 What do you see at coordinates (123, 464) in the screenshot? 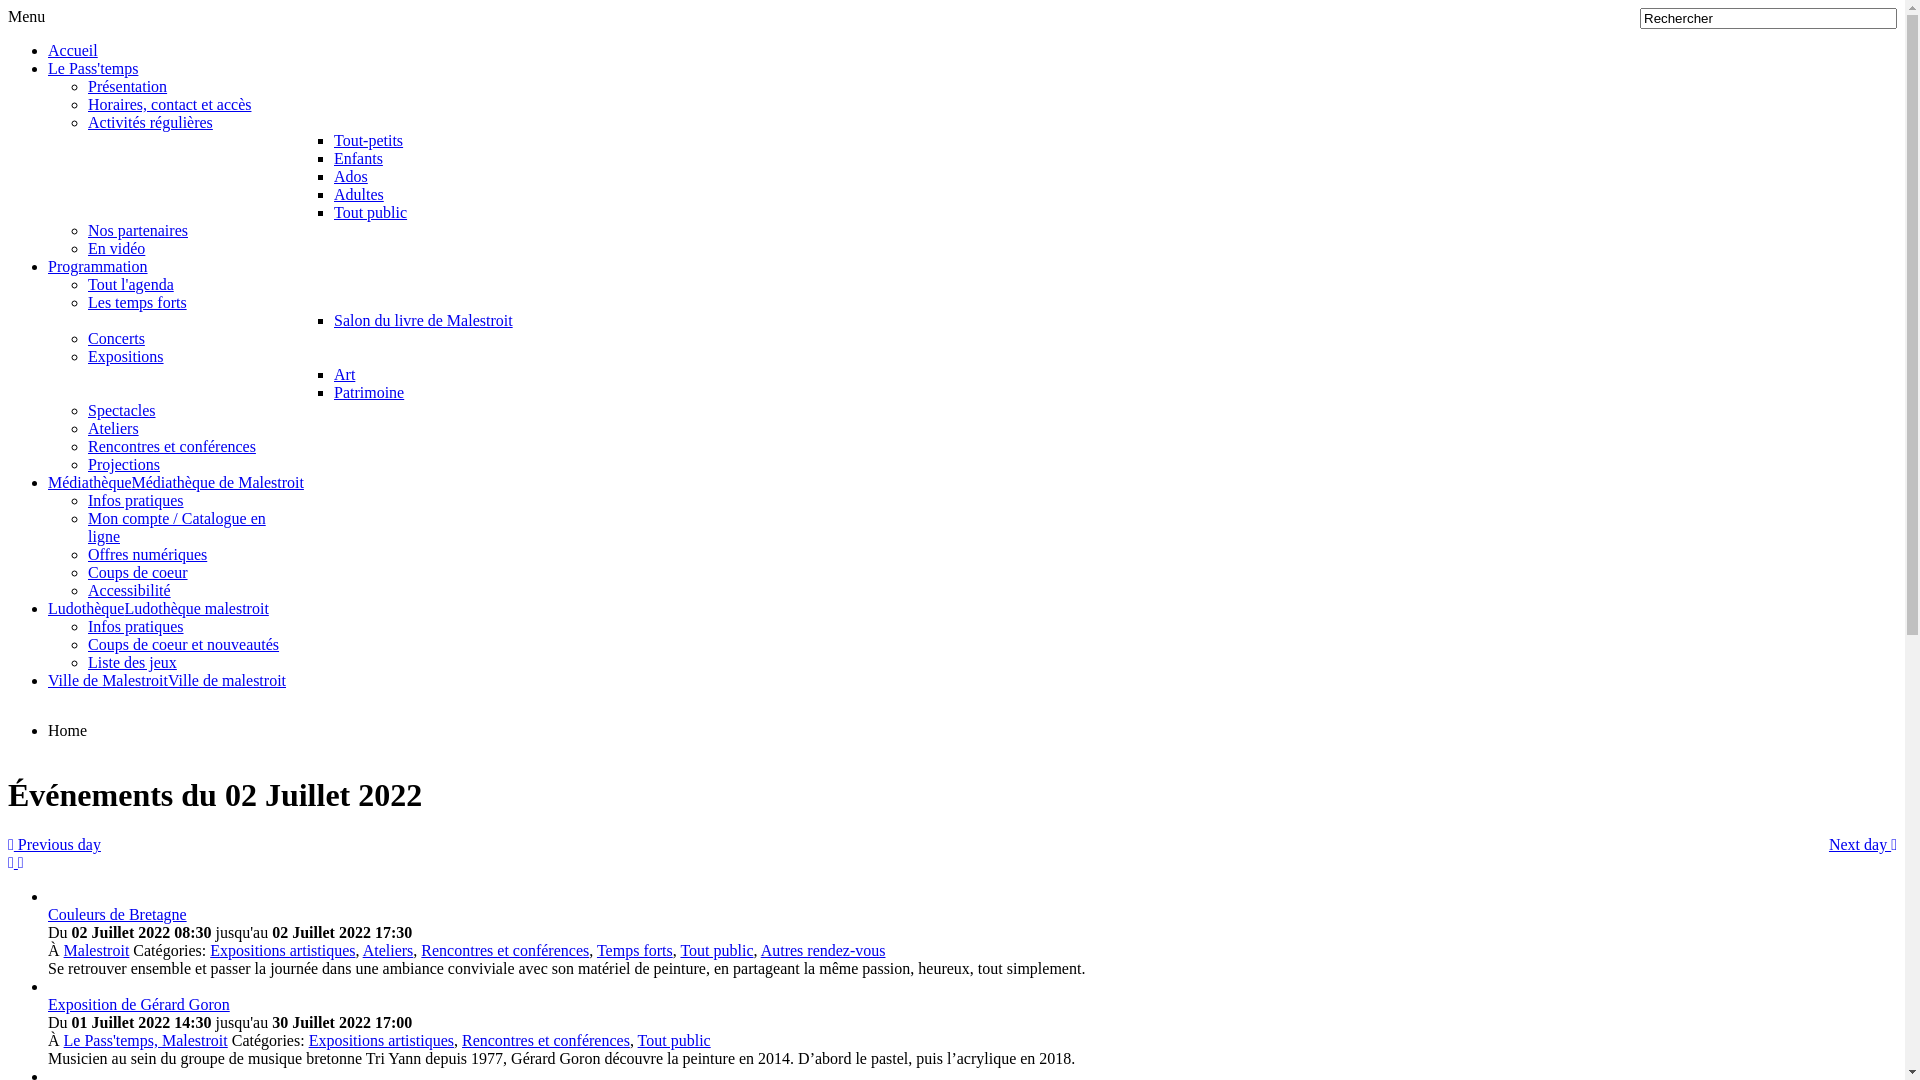
I see `'Projections'` at bounding box center [123, 464].